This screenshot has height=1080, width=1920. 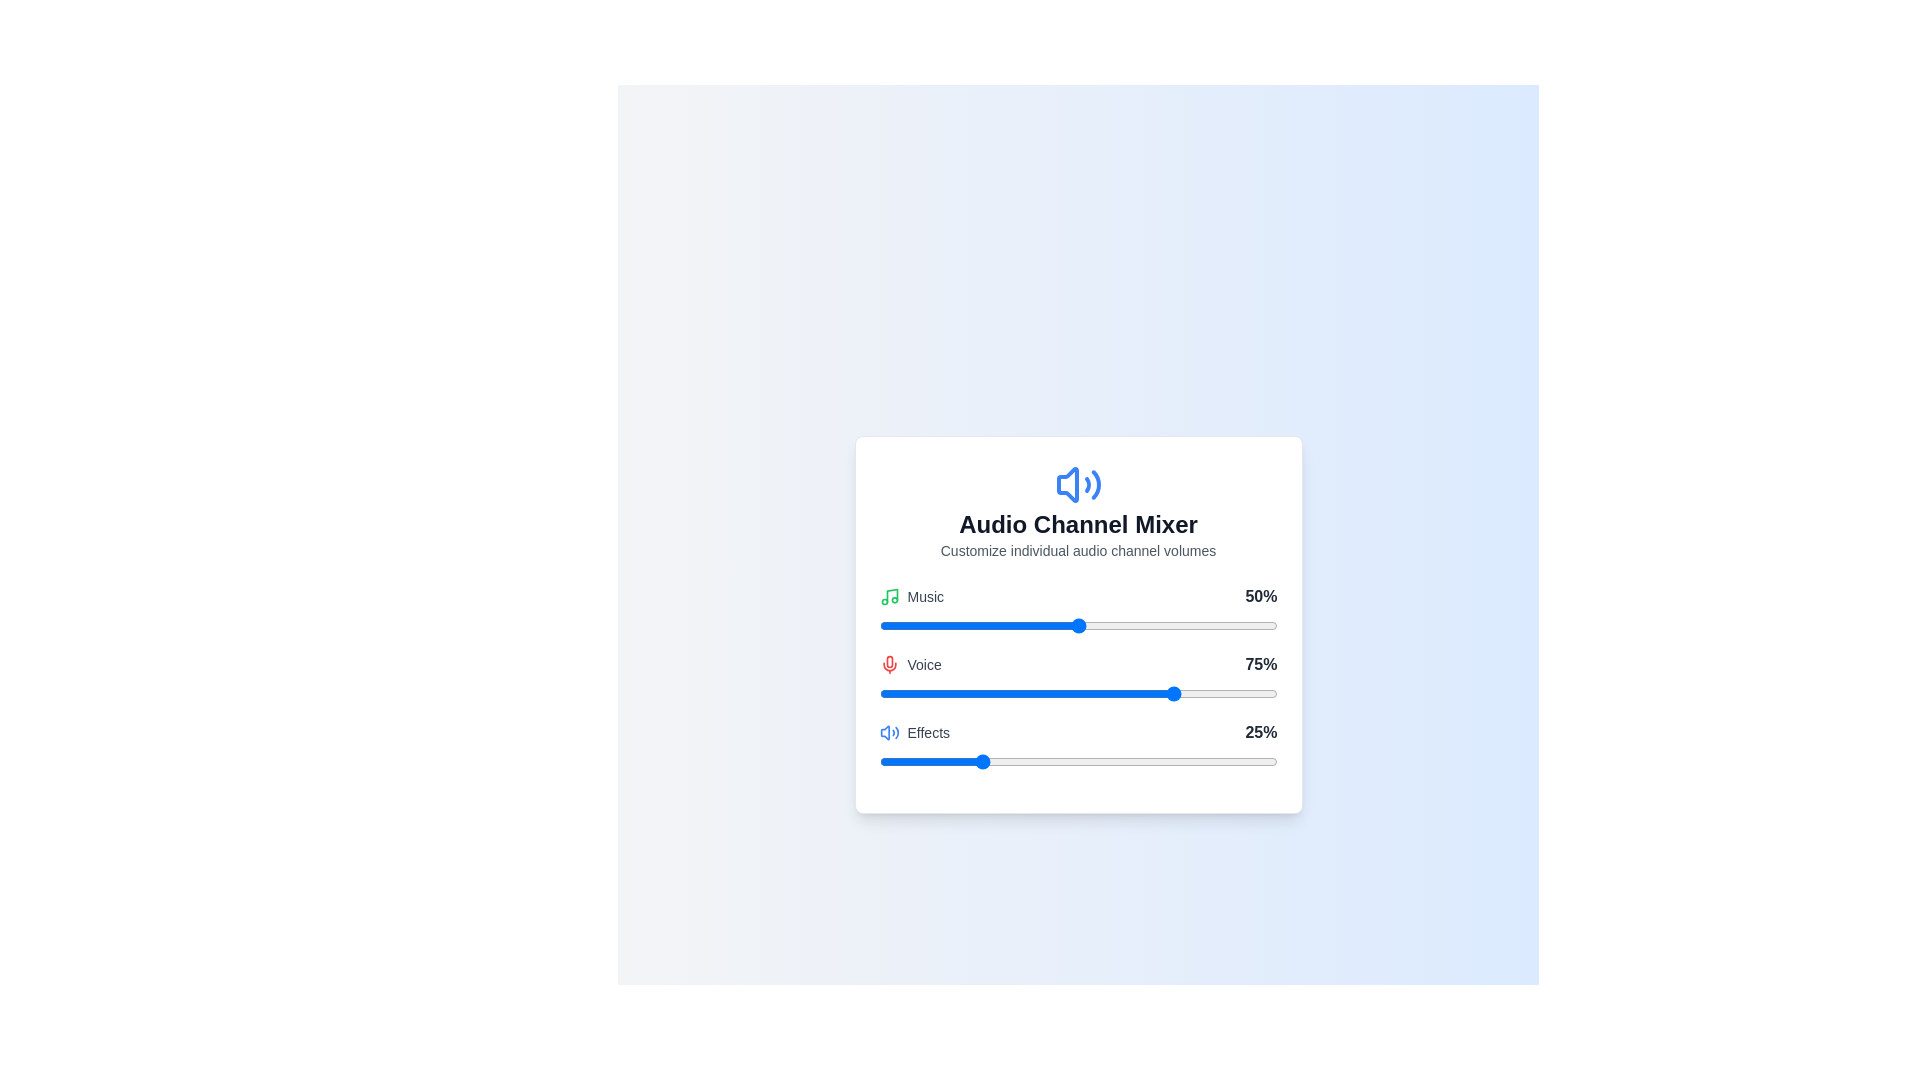 I want to click on the 'Effects' volume slider, so click(x=1018, y=762).